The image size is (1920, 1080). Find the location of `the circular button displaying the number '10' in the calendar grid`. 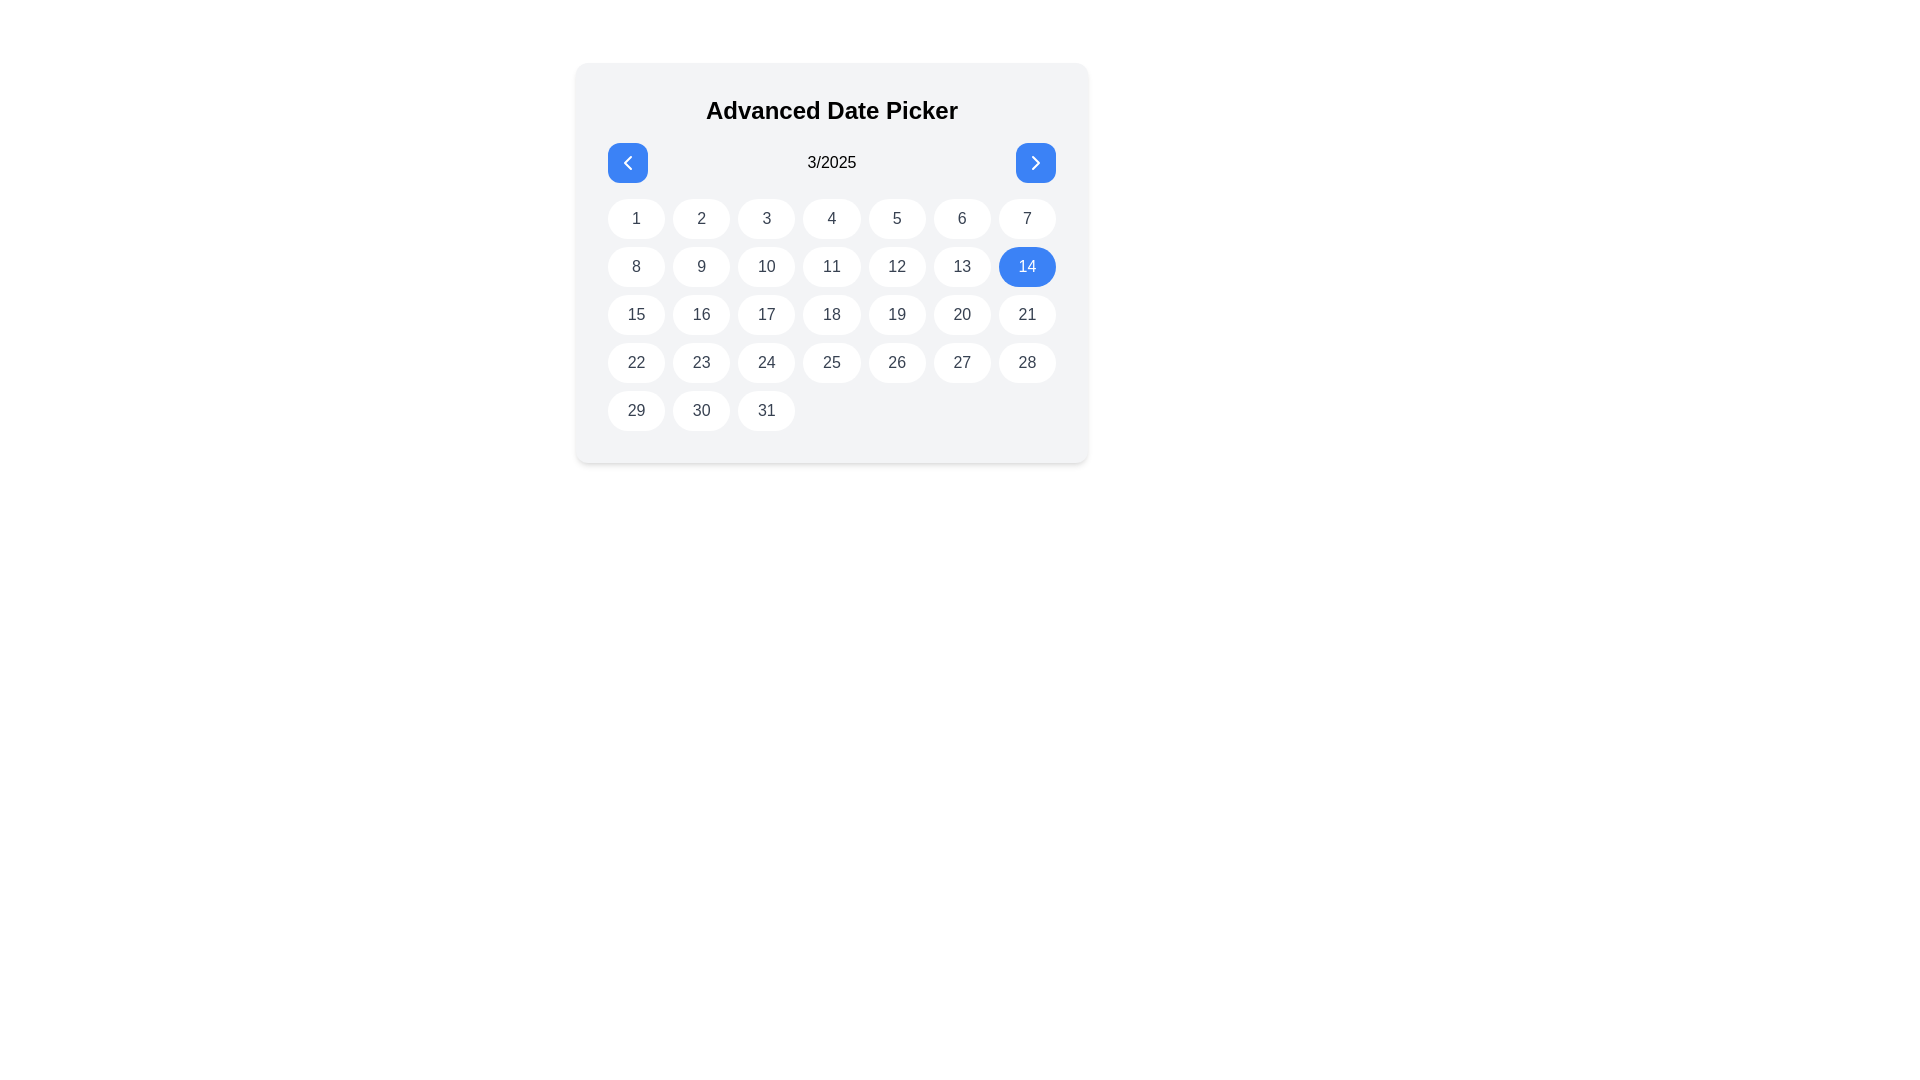

the circular button displaying the number '10' in the calendar grid is located at coordinates (765, 265).